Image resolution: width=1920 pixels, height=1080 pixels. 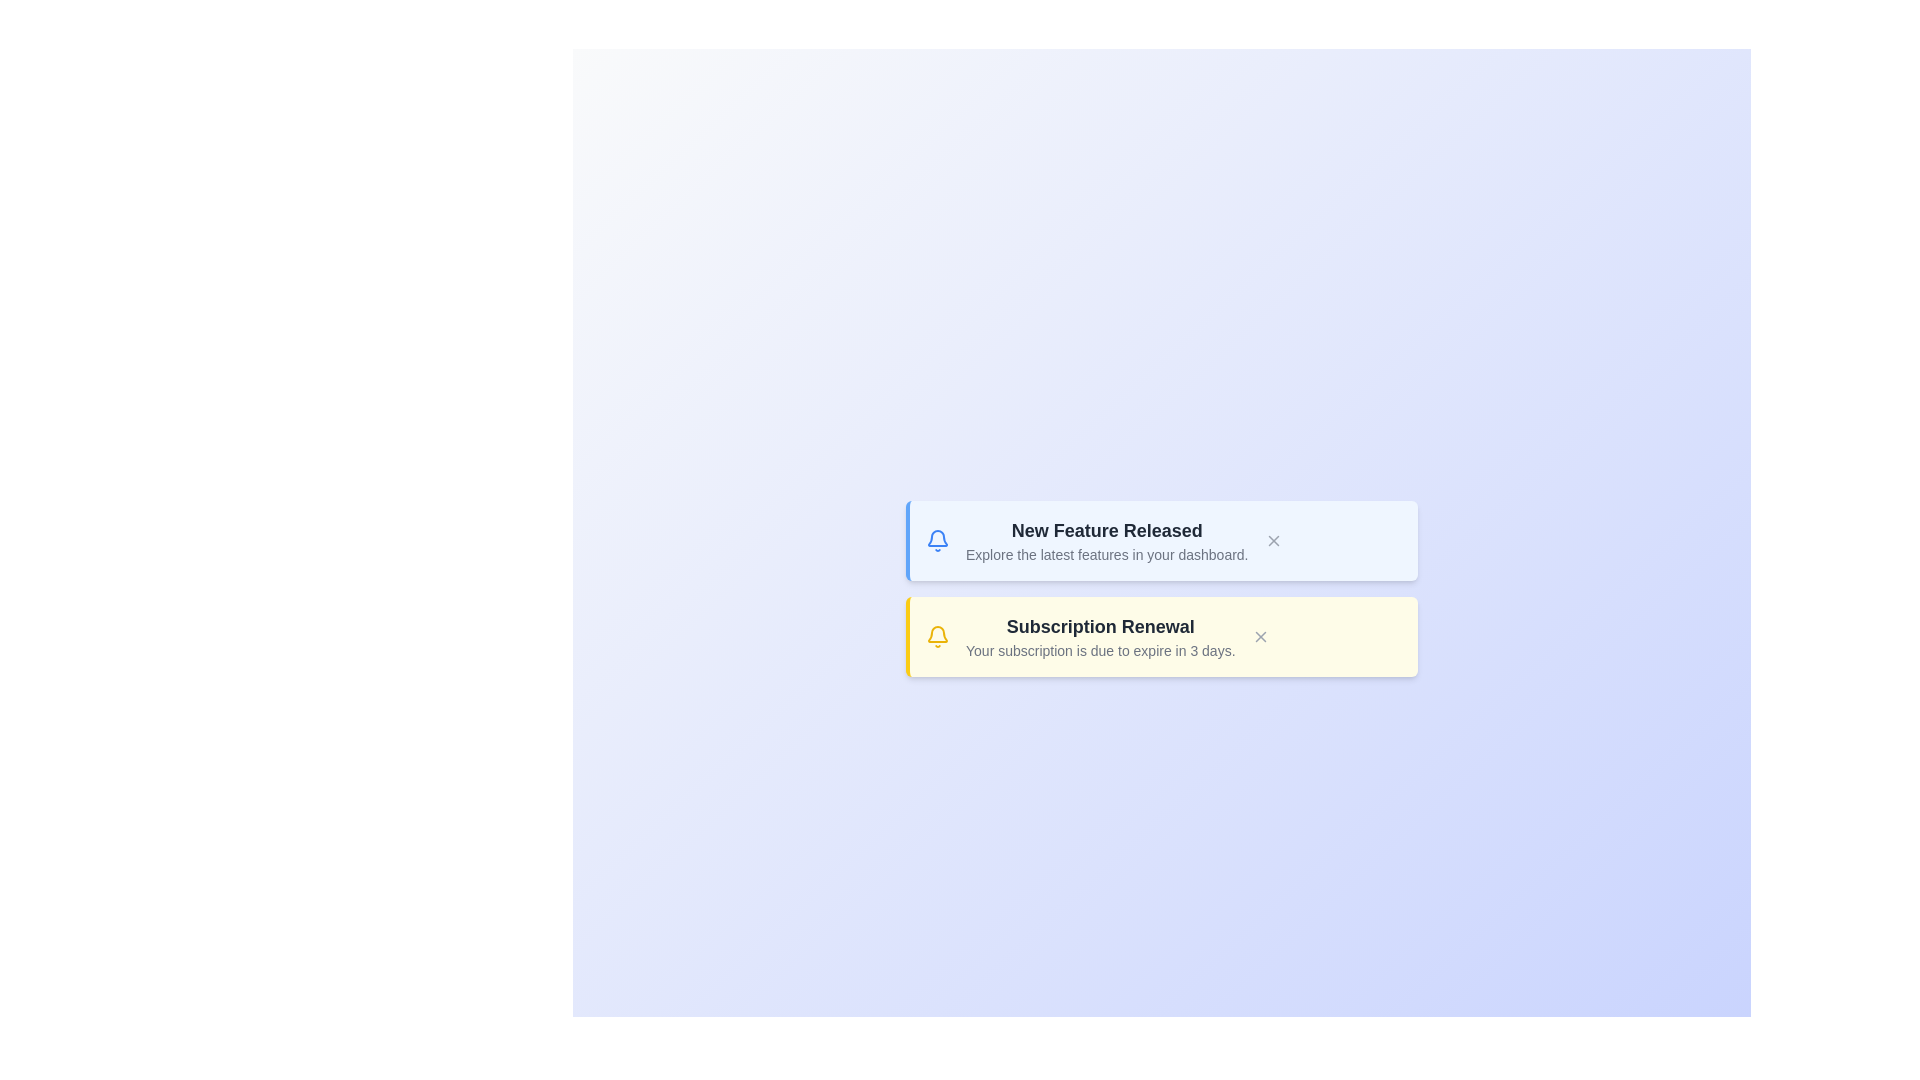 What do you see at coordinates (1271, 540) in the screenshot?
I see `the 'X' button of the first notification to remove it` at bounding box center [1271, 540].